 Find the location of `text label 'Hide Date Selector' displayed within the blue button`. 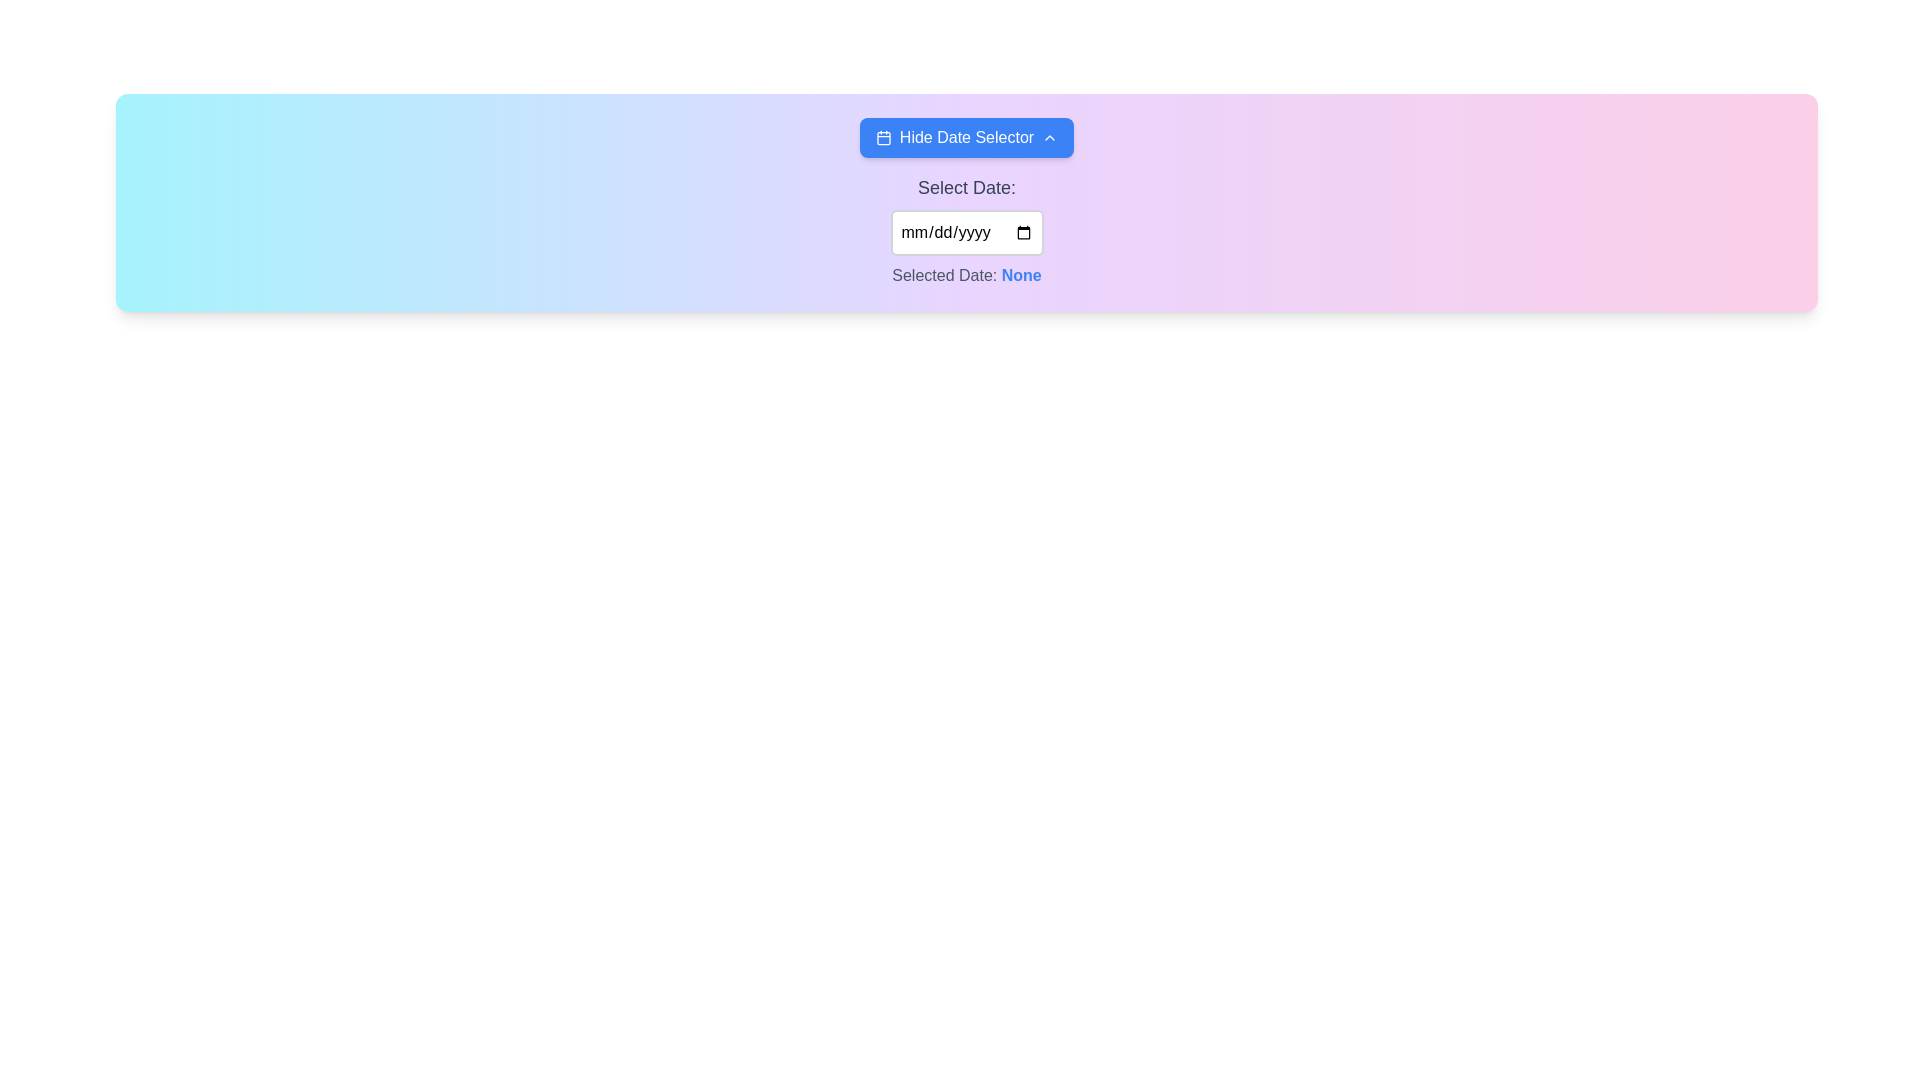

text label 'Hide Date Selector' displayed within the blue button is located at coordinates (966, 137).